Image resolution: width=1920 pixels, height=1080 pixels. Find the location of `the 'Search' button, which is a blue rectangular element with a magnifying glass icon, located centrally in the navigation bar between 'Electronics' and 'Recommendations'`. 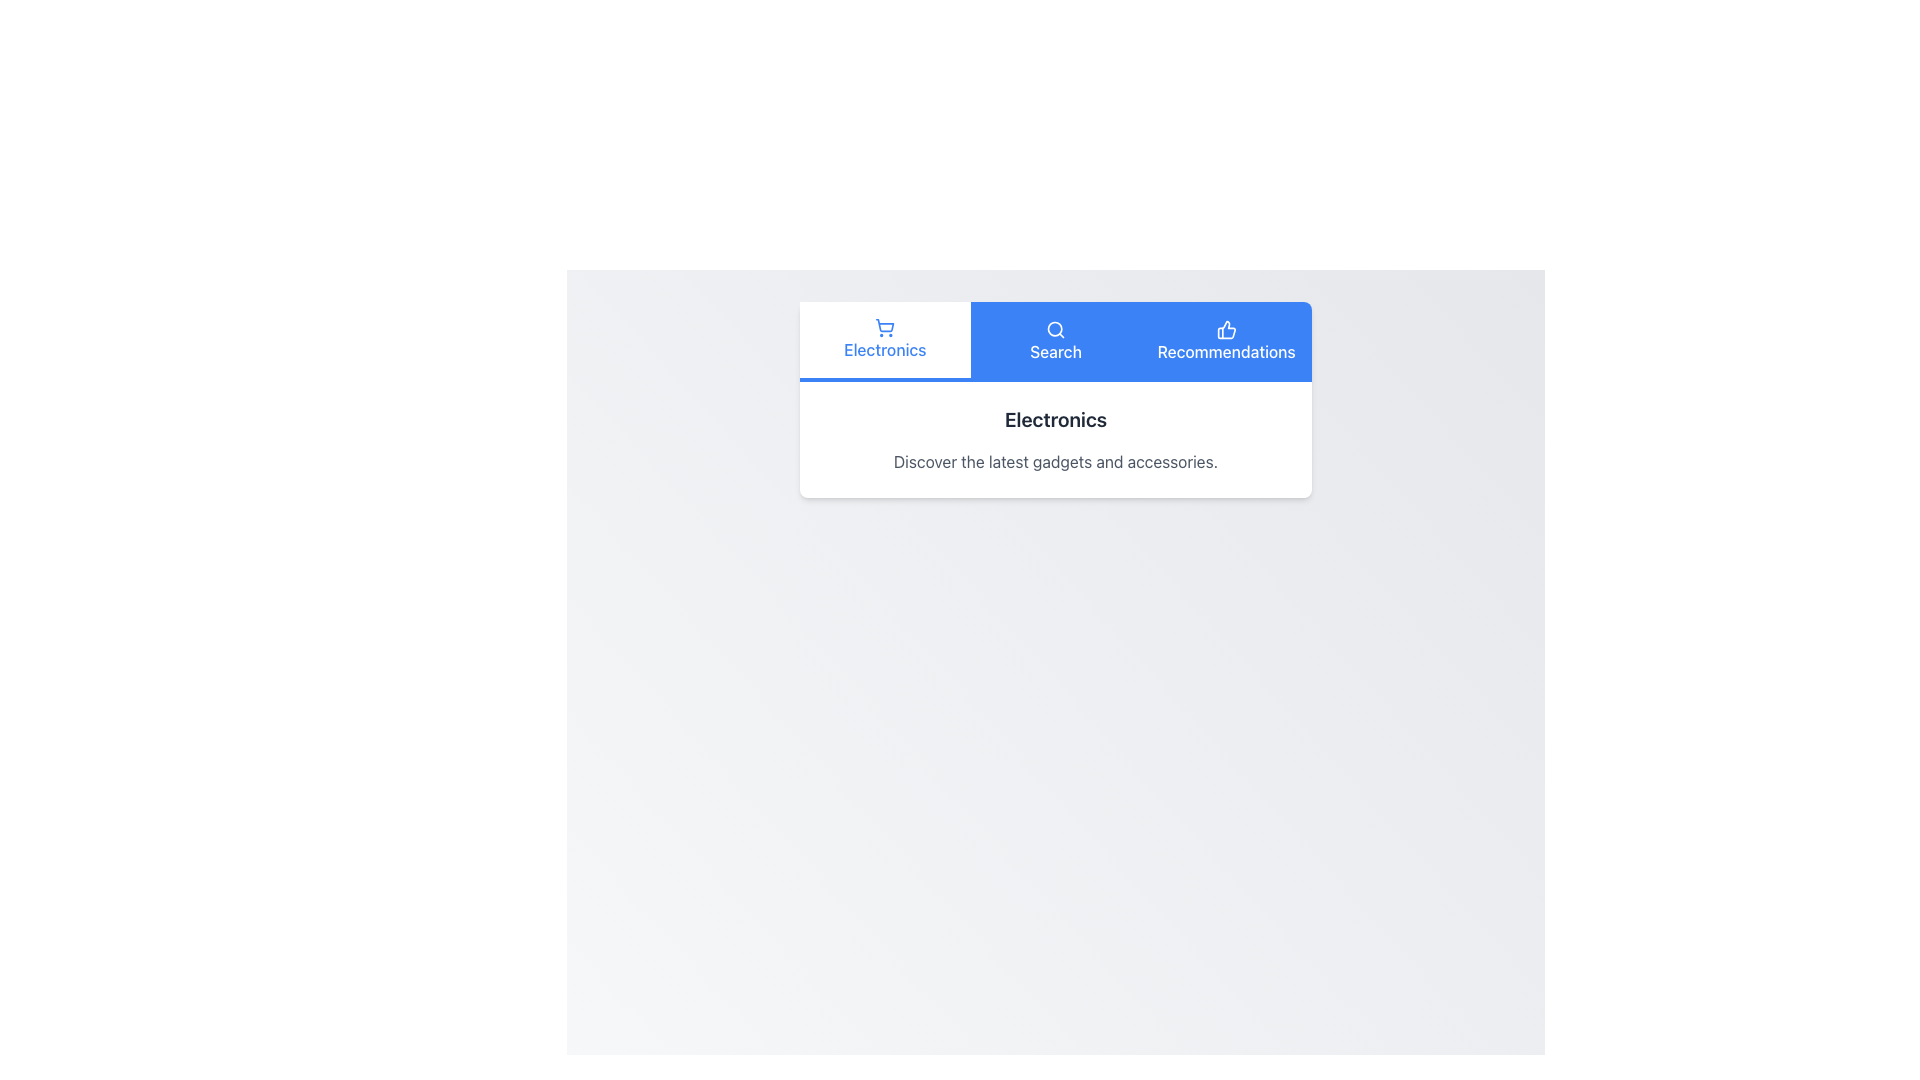

the 'Search' button, which is a blue rectangular element with a magnifying glass icon, located centrally in the navigation bar between 'Electronics' and 'Recommendations' is located at coordinates (1055, 341).